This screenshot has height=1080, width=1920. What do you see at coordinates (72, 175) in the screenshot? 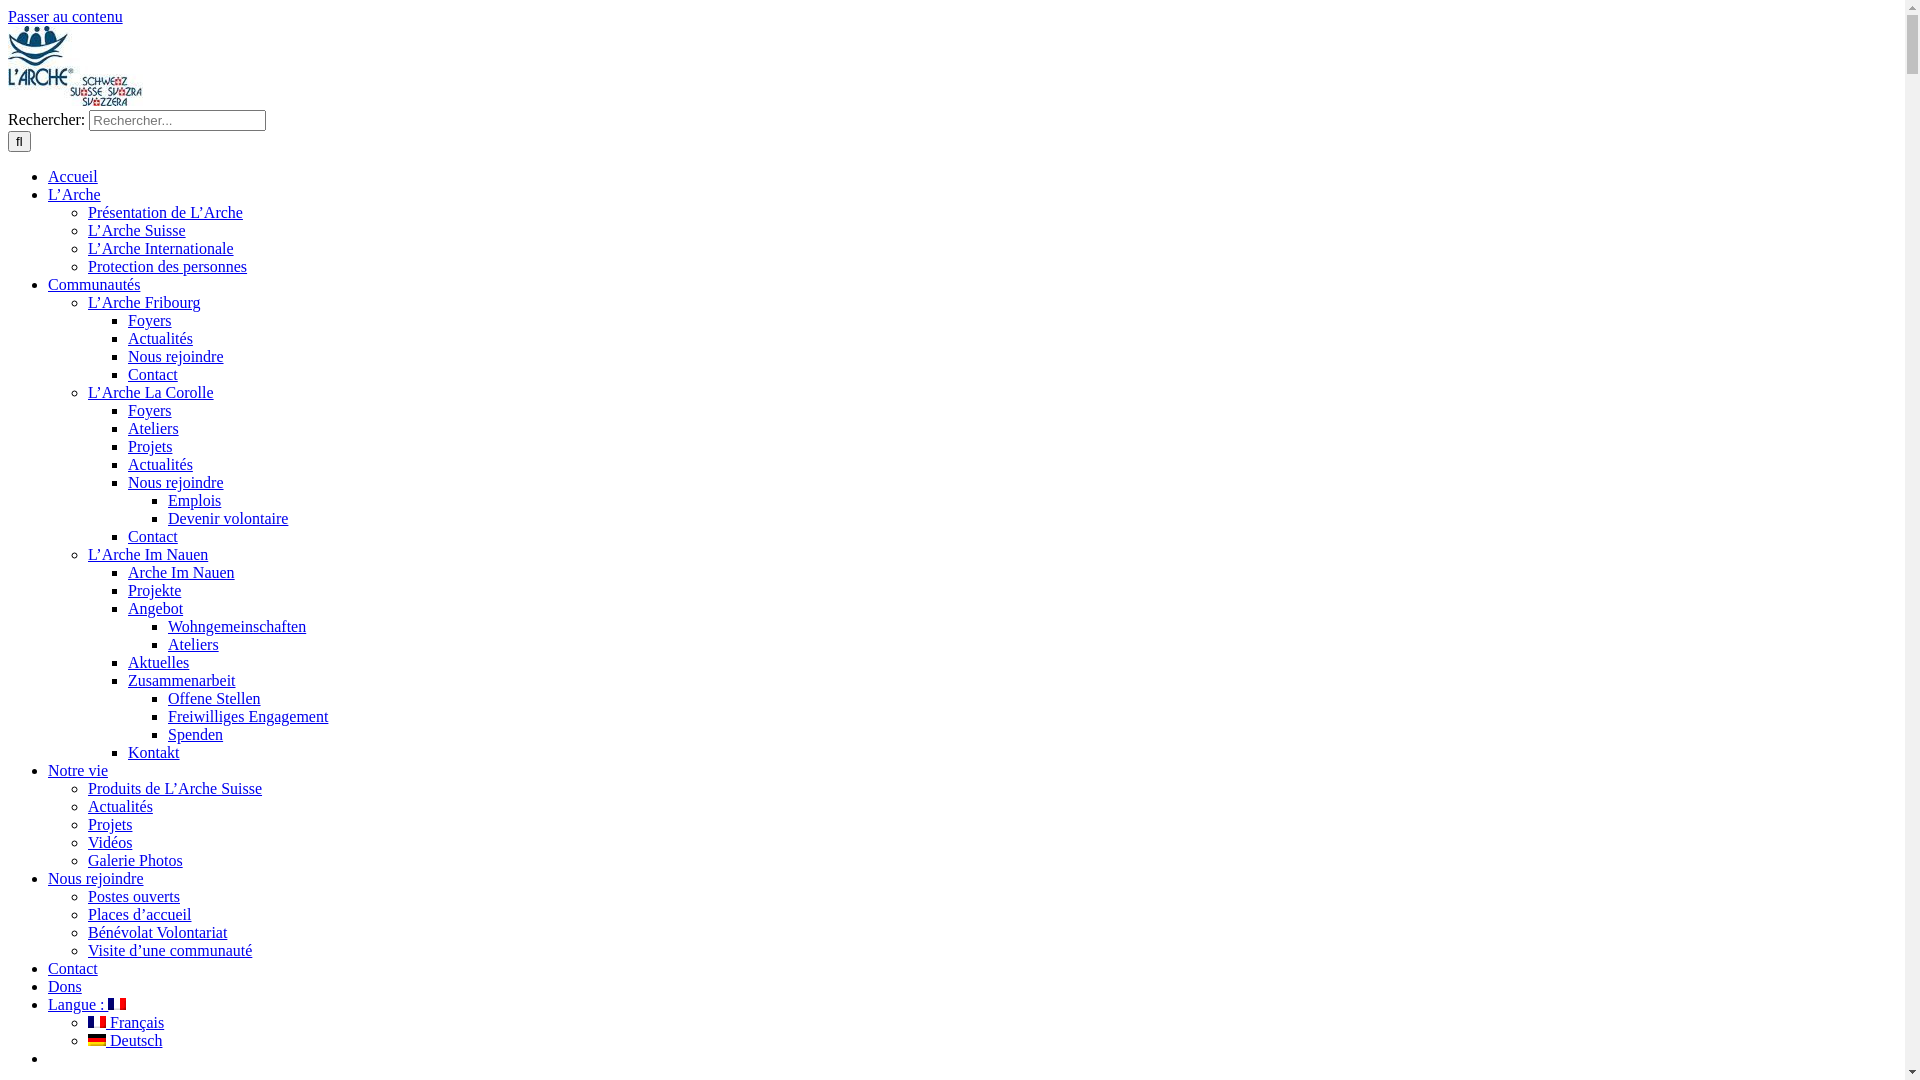
I see `'Accueil'` at bounding box center [72, 175].